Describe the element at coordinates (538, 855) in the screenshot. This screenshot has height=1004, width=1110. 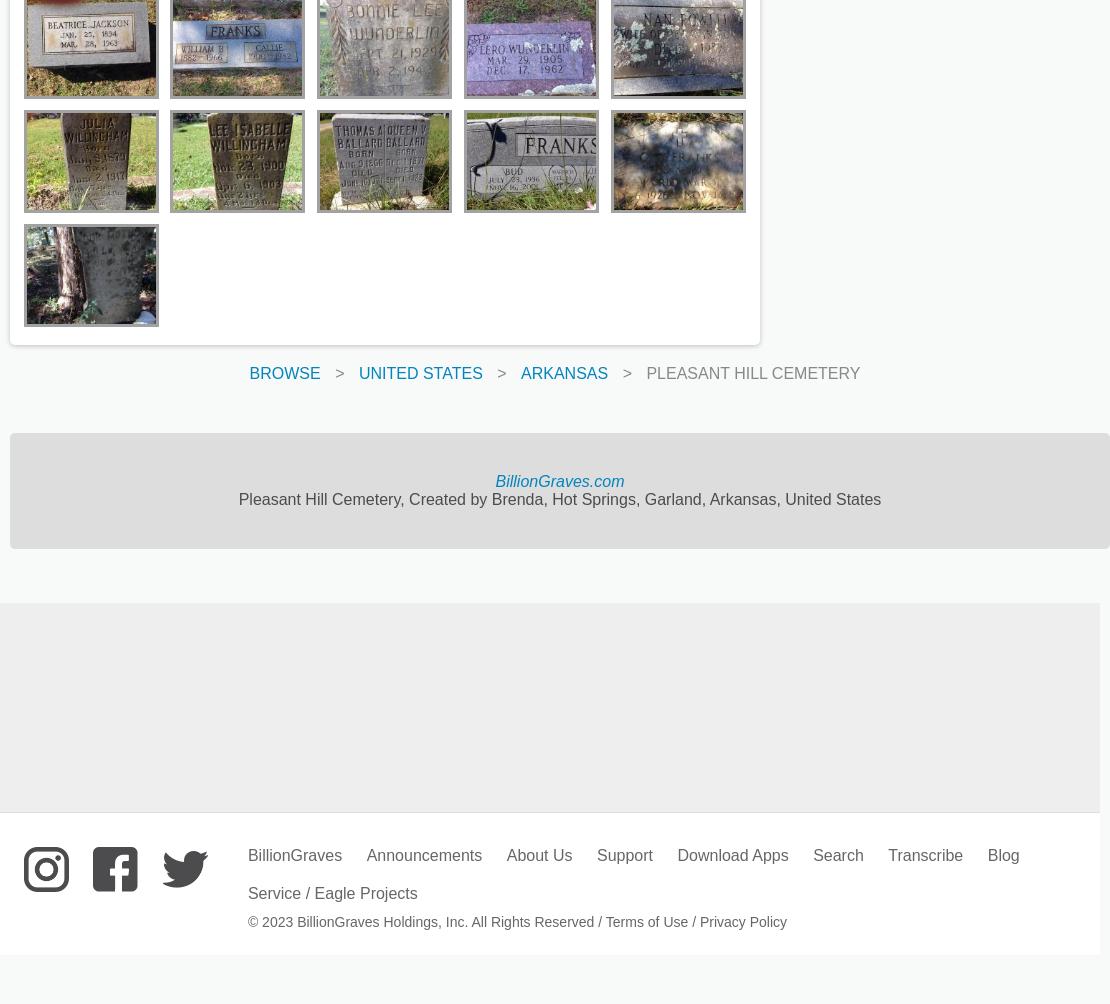
I see `'About Us'` at that location.